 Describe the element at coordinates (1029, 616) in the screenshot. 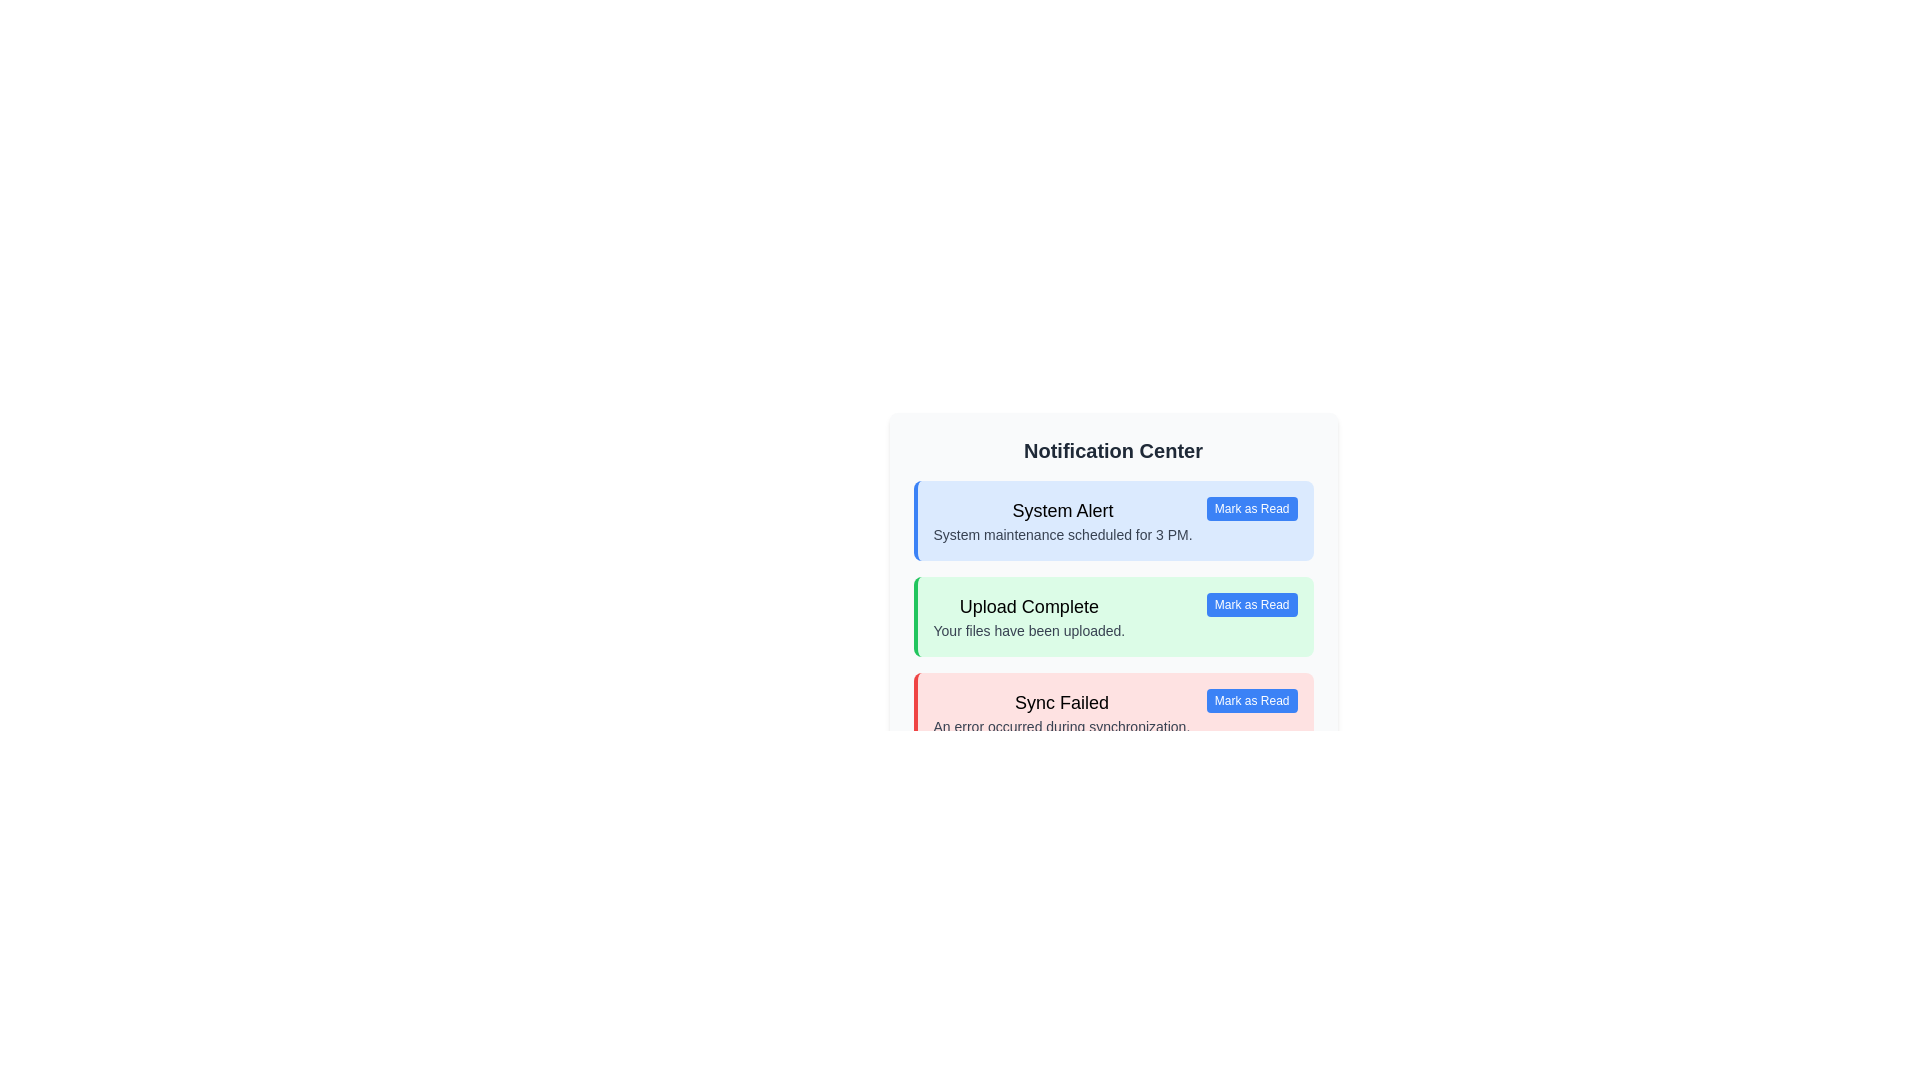

I see `the Notification text block displaying 'Upload Complete' and 'Your files have been uploaded.' for details` at that location.